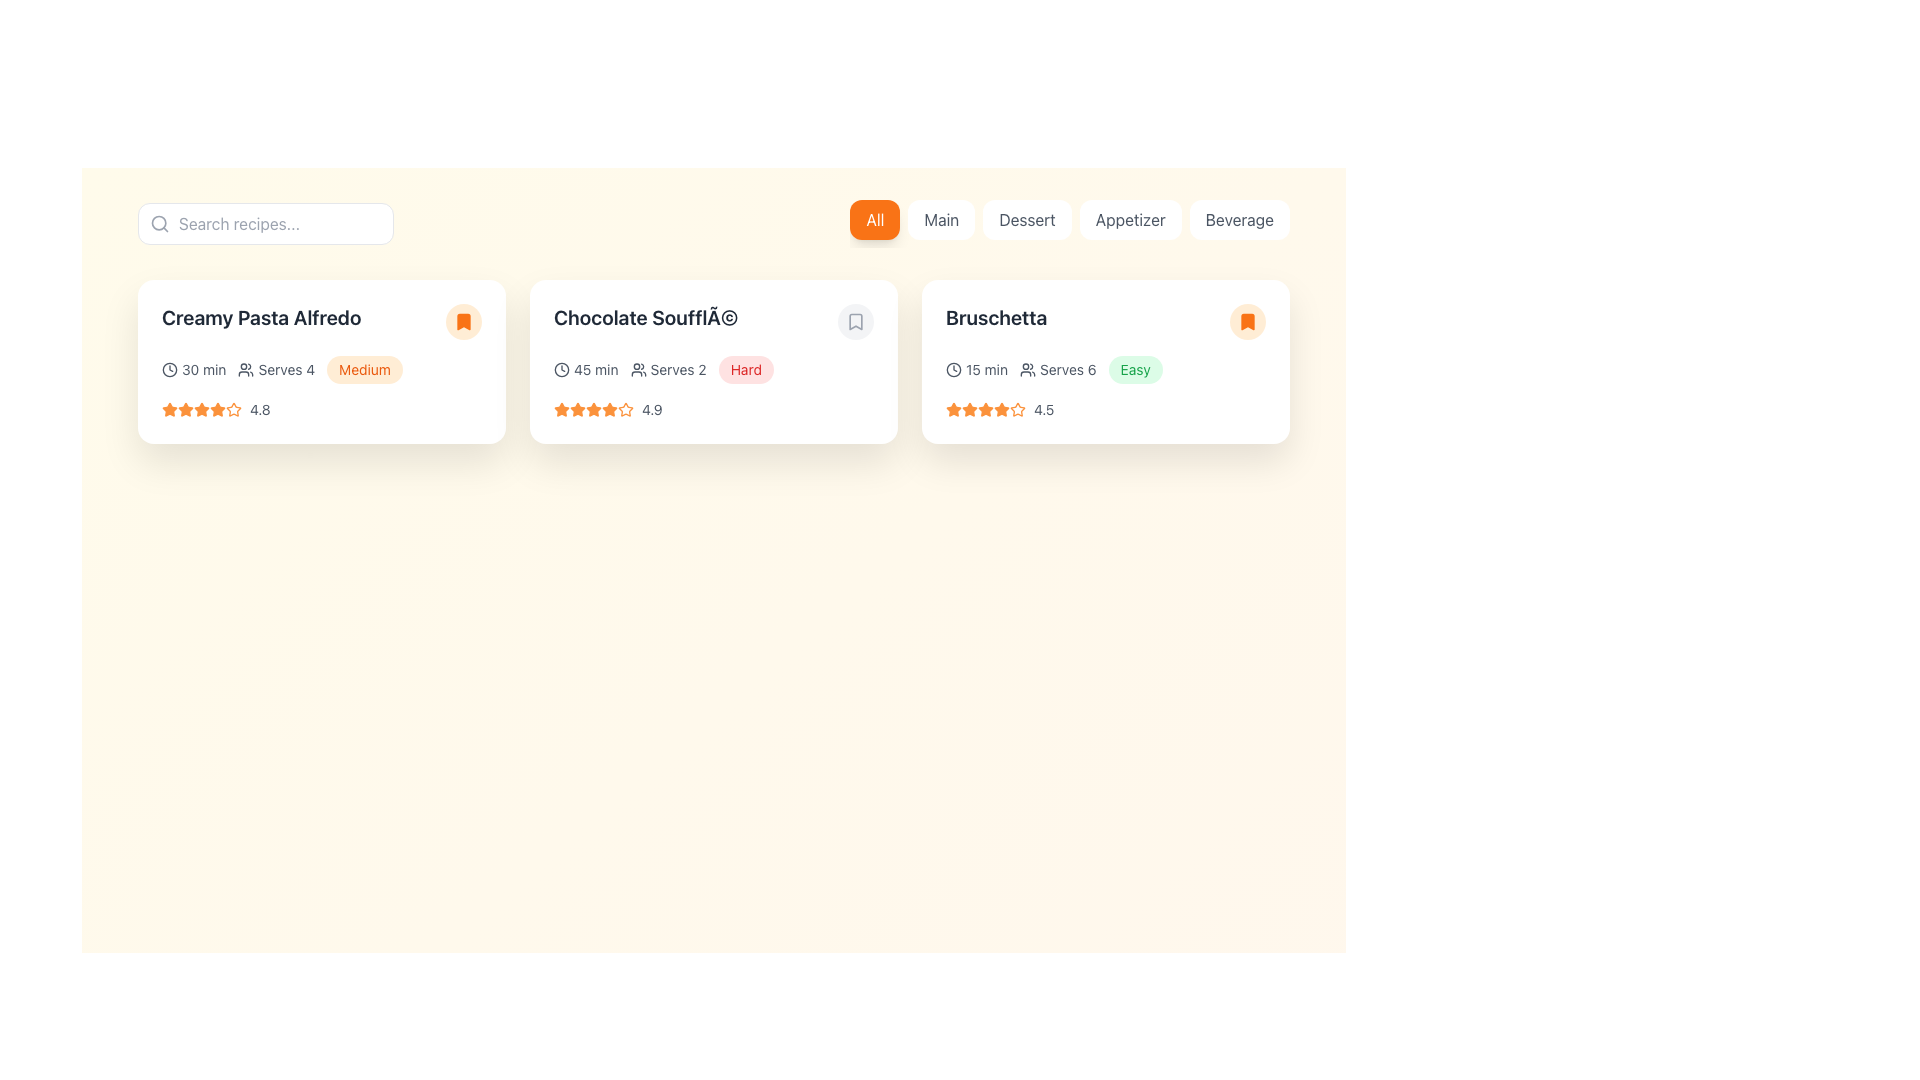  I want to click on the third star icon in the rating system below the title of the 'Bruschetta' recipe card to assign a rating, so click(1001, 407).